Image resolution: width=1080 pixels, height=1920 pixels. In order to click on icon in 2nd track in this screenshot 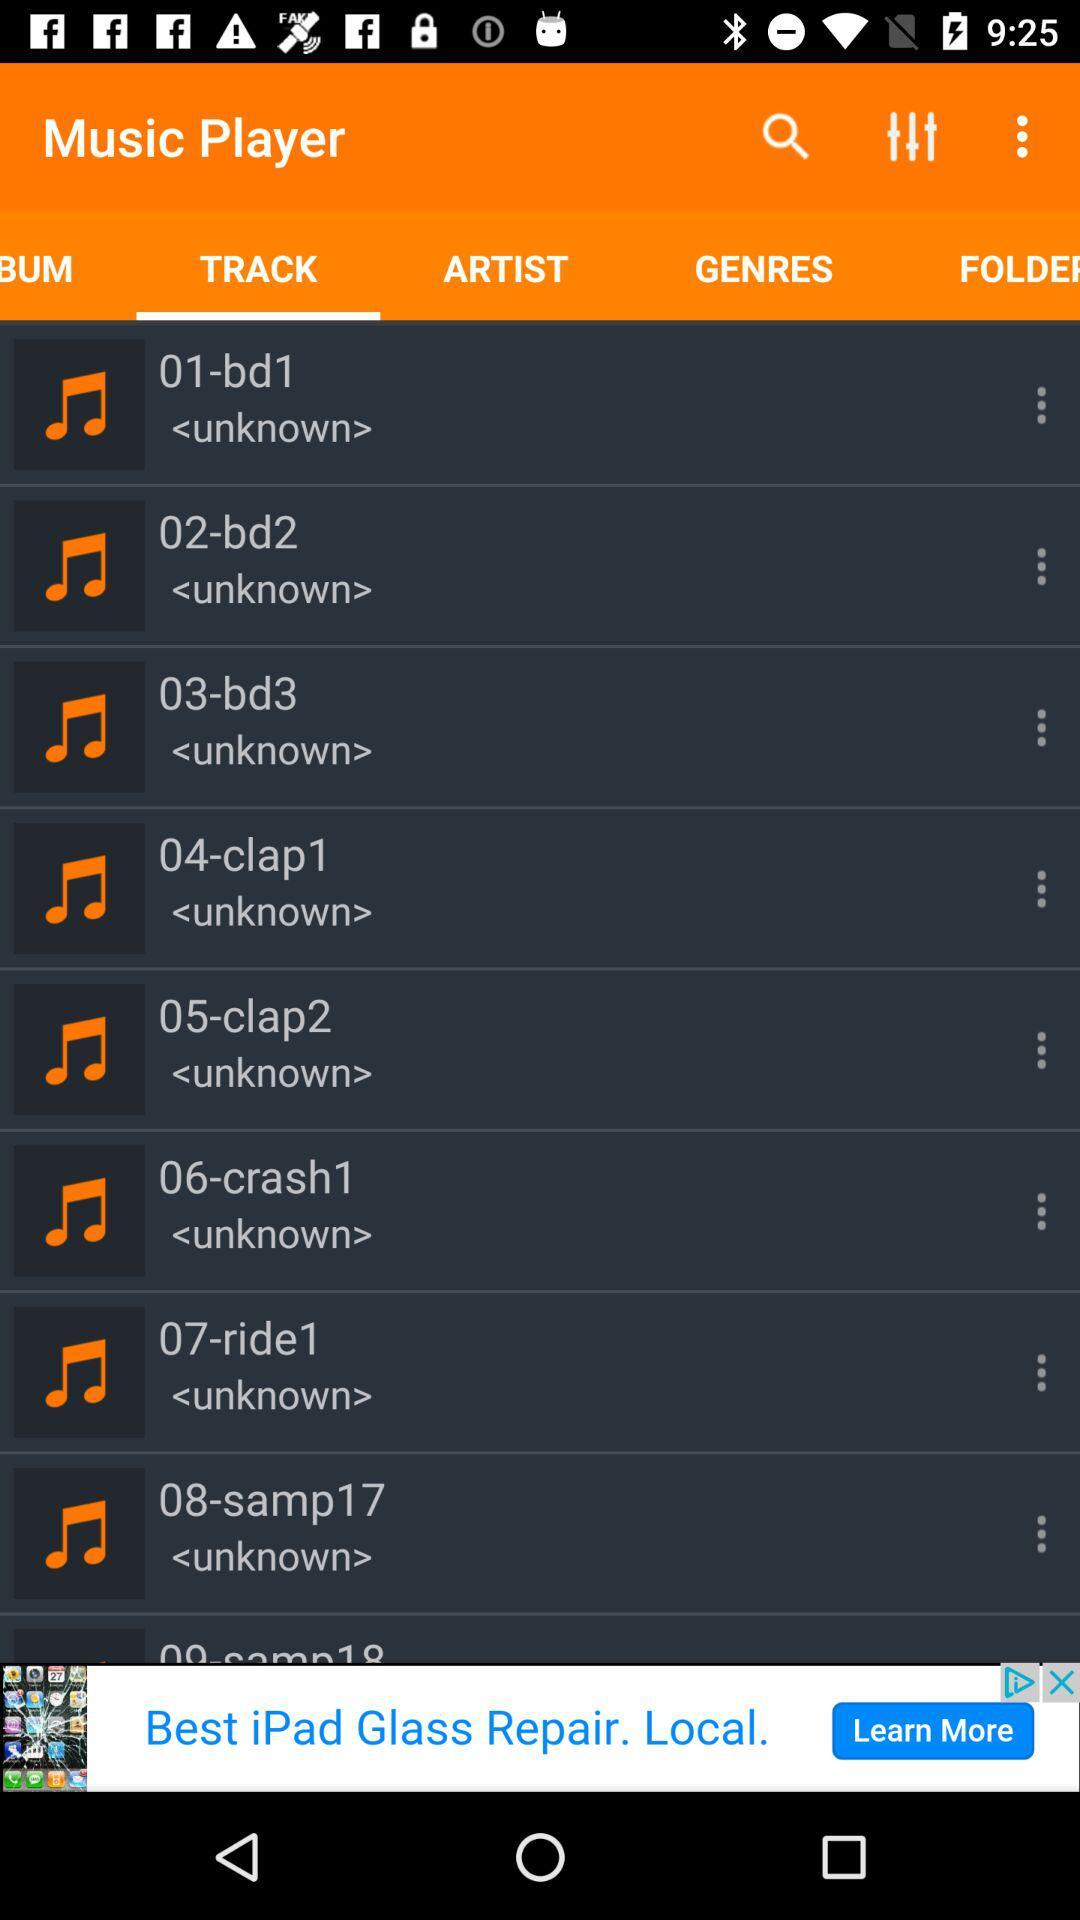, I will do `click(1022, 565)`.